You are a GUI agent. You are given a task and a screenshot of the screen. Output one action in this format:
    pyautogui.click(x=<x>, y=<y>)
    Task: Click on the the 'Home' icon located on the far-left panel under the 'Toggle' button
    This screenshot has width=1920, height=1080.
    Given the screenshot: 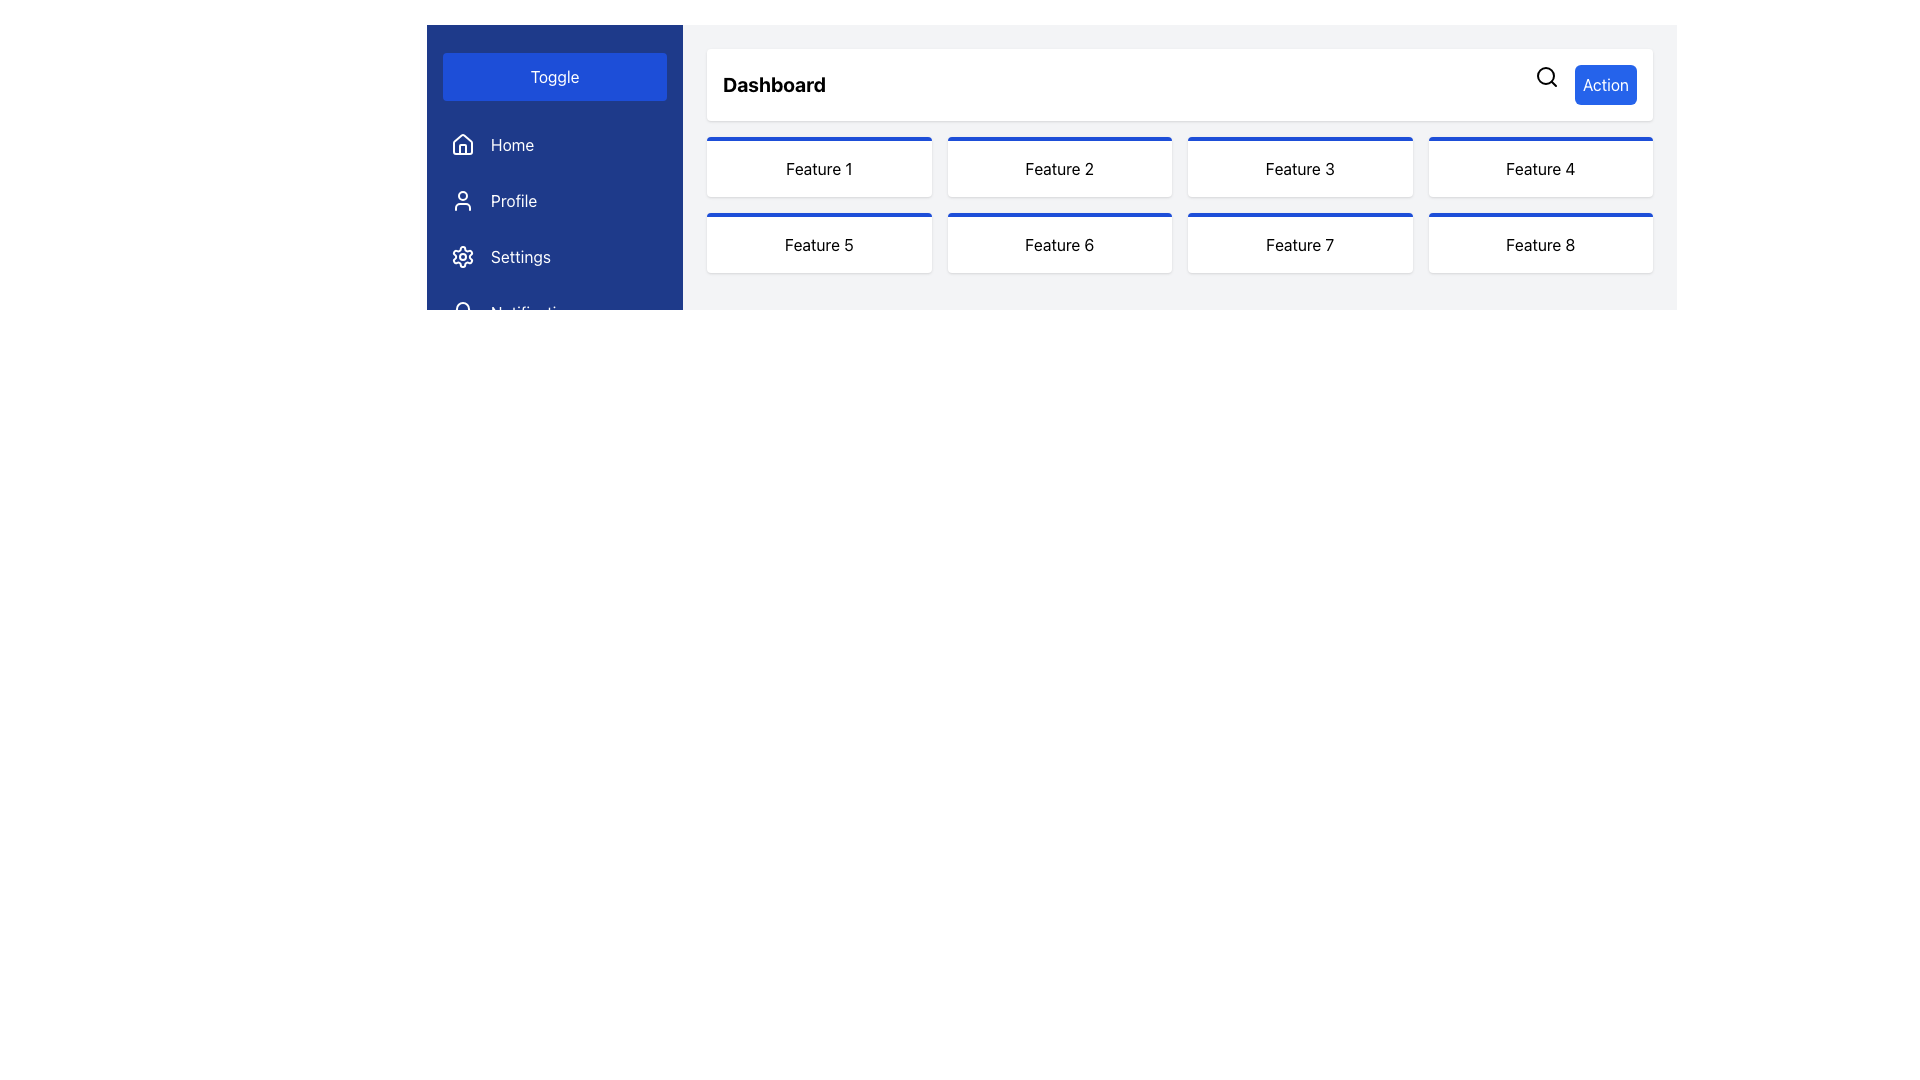 What is the action you would take?
    pyautogui.click(x=461, y=144)
    